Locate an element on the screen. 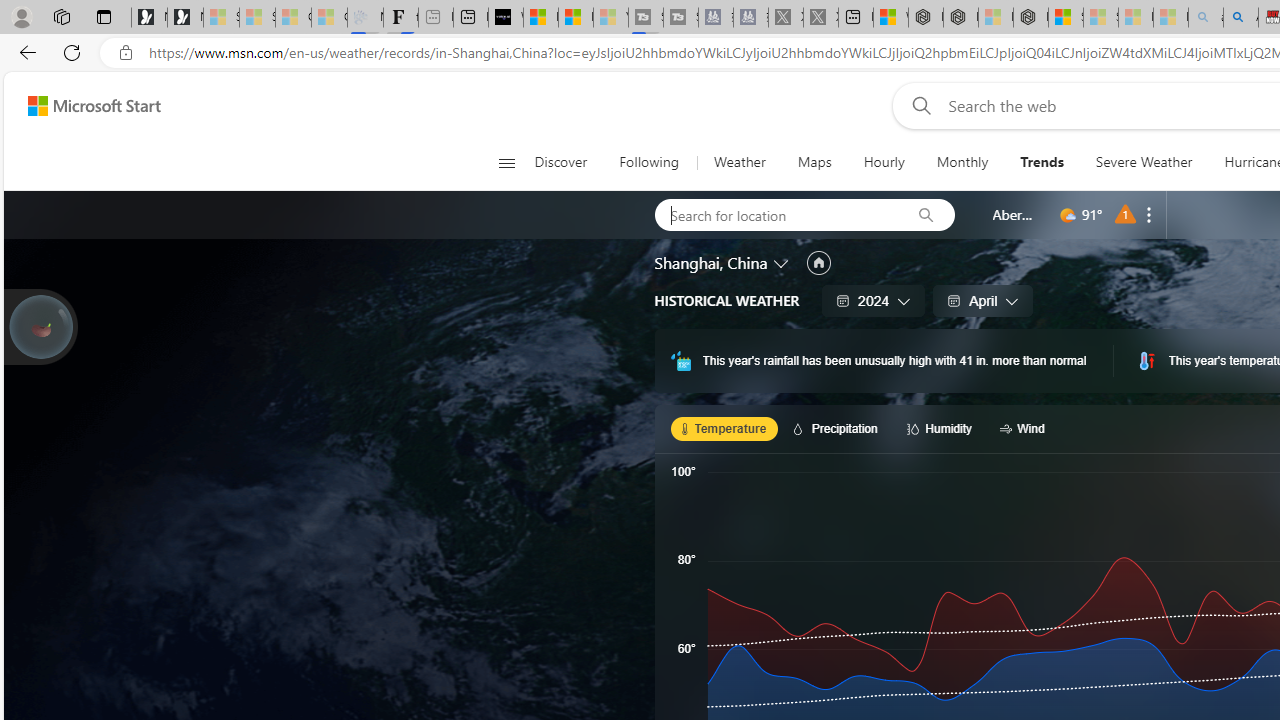 This screenshot has width=1280, height=720. 'Maps' is located at coordinates (814, 162).